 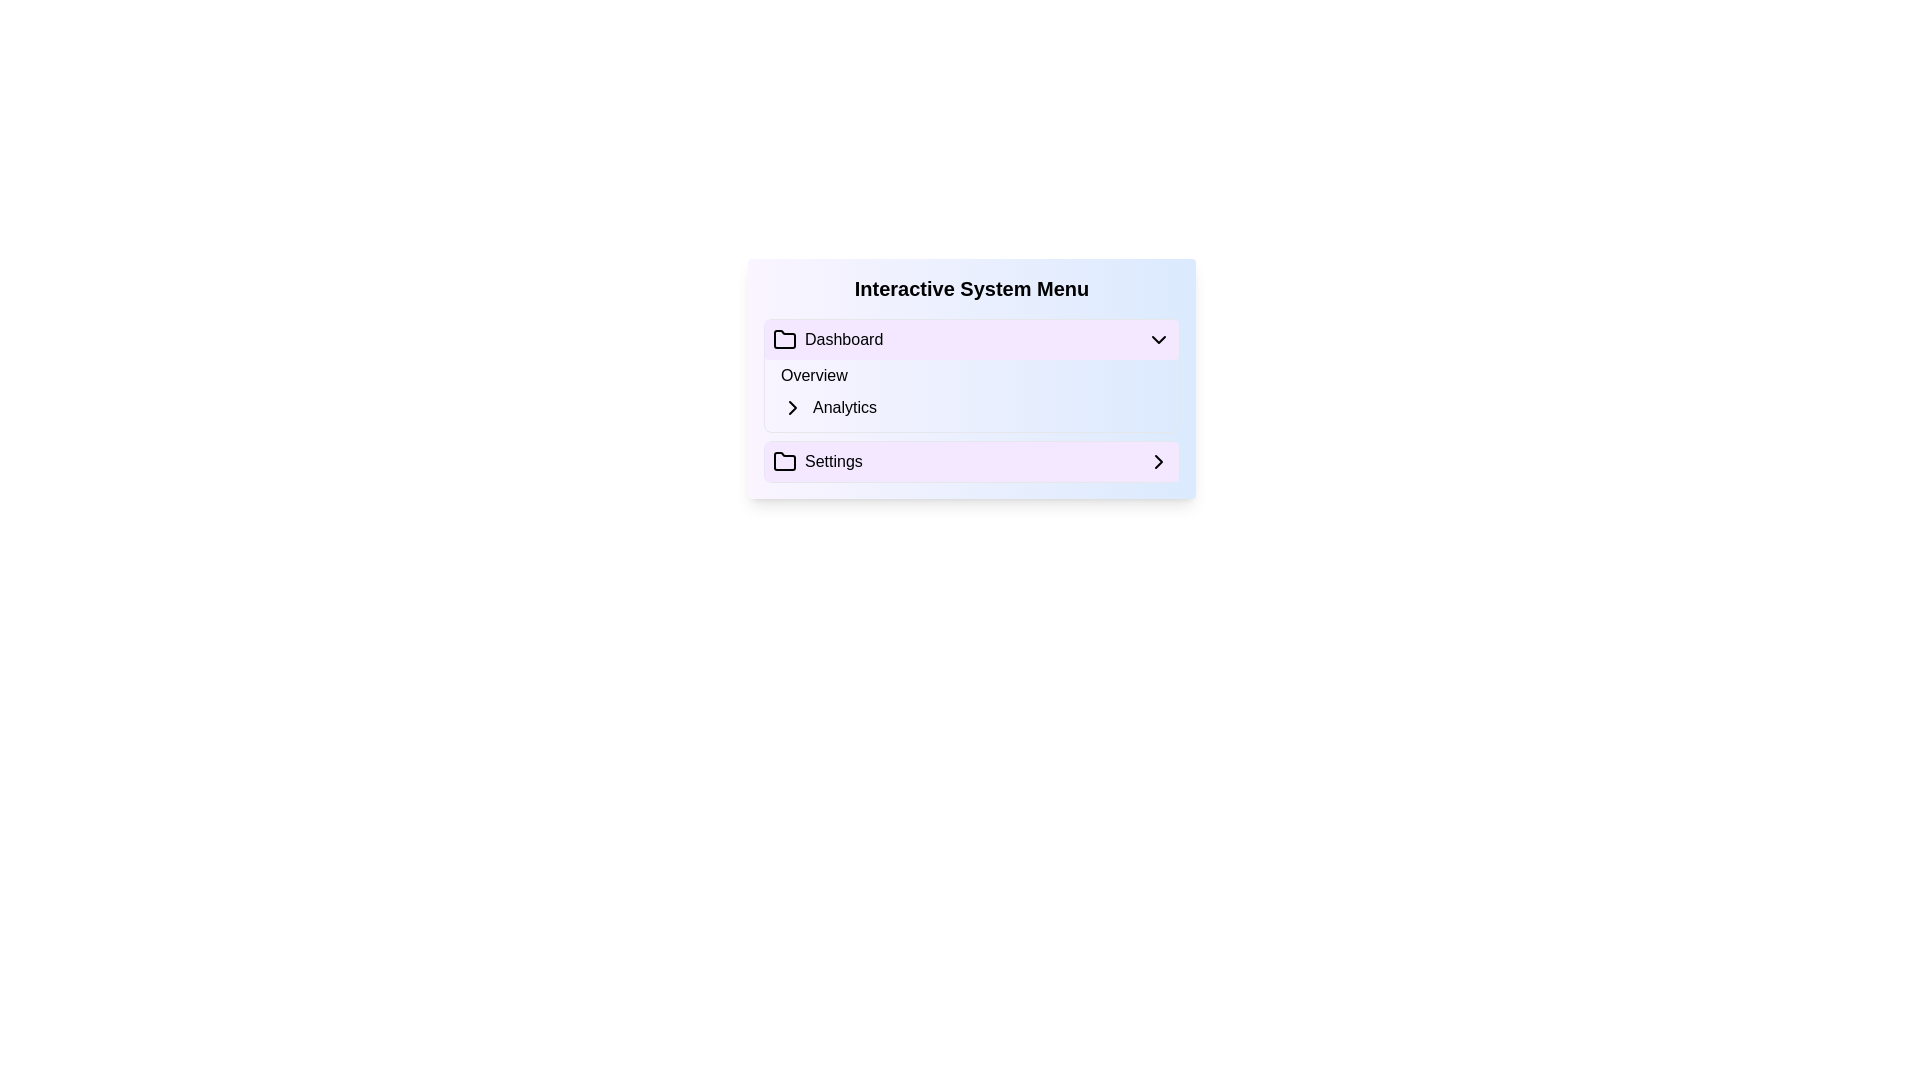 What do you see at coordinates (971, 462) in the screenshot?
I see `the light purple 'Settings' button with rounded corners, located below the 'Analytics' button in the left-hand side menu` at bounding box center [971, 462].